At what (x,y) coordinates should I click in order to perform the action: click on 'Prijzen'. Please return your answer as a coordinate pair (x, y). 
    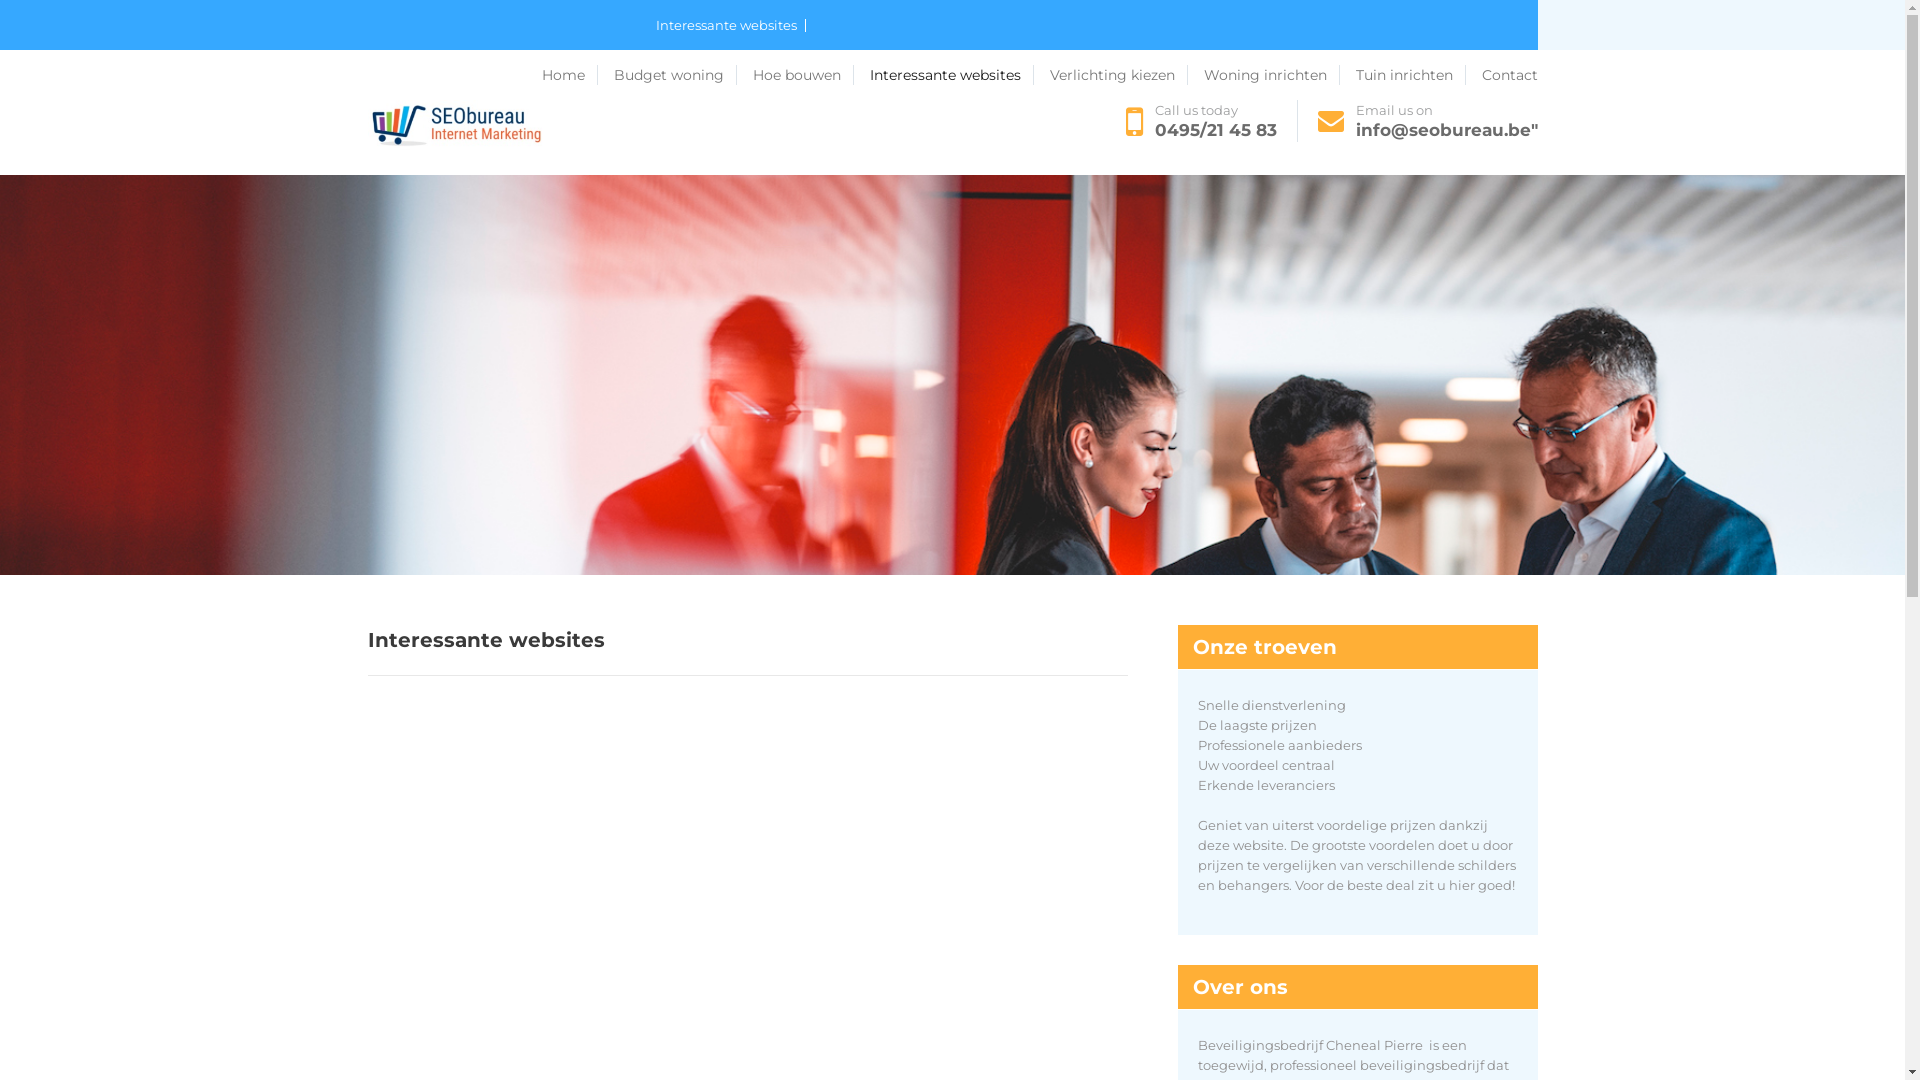
    Looking at the image, I should click on (879, 74).